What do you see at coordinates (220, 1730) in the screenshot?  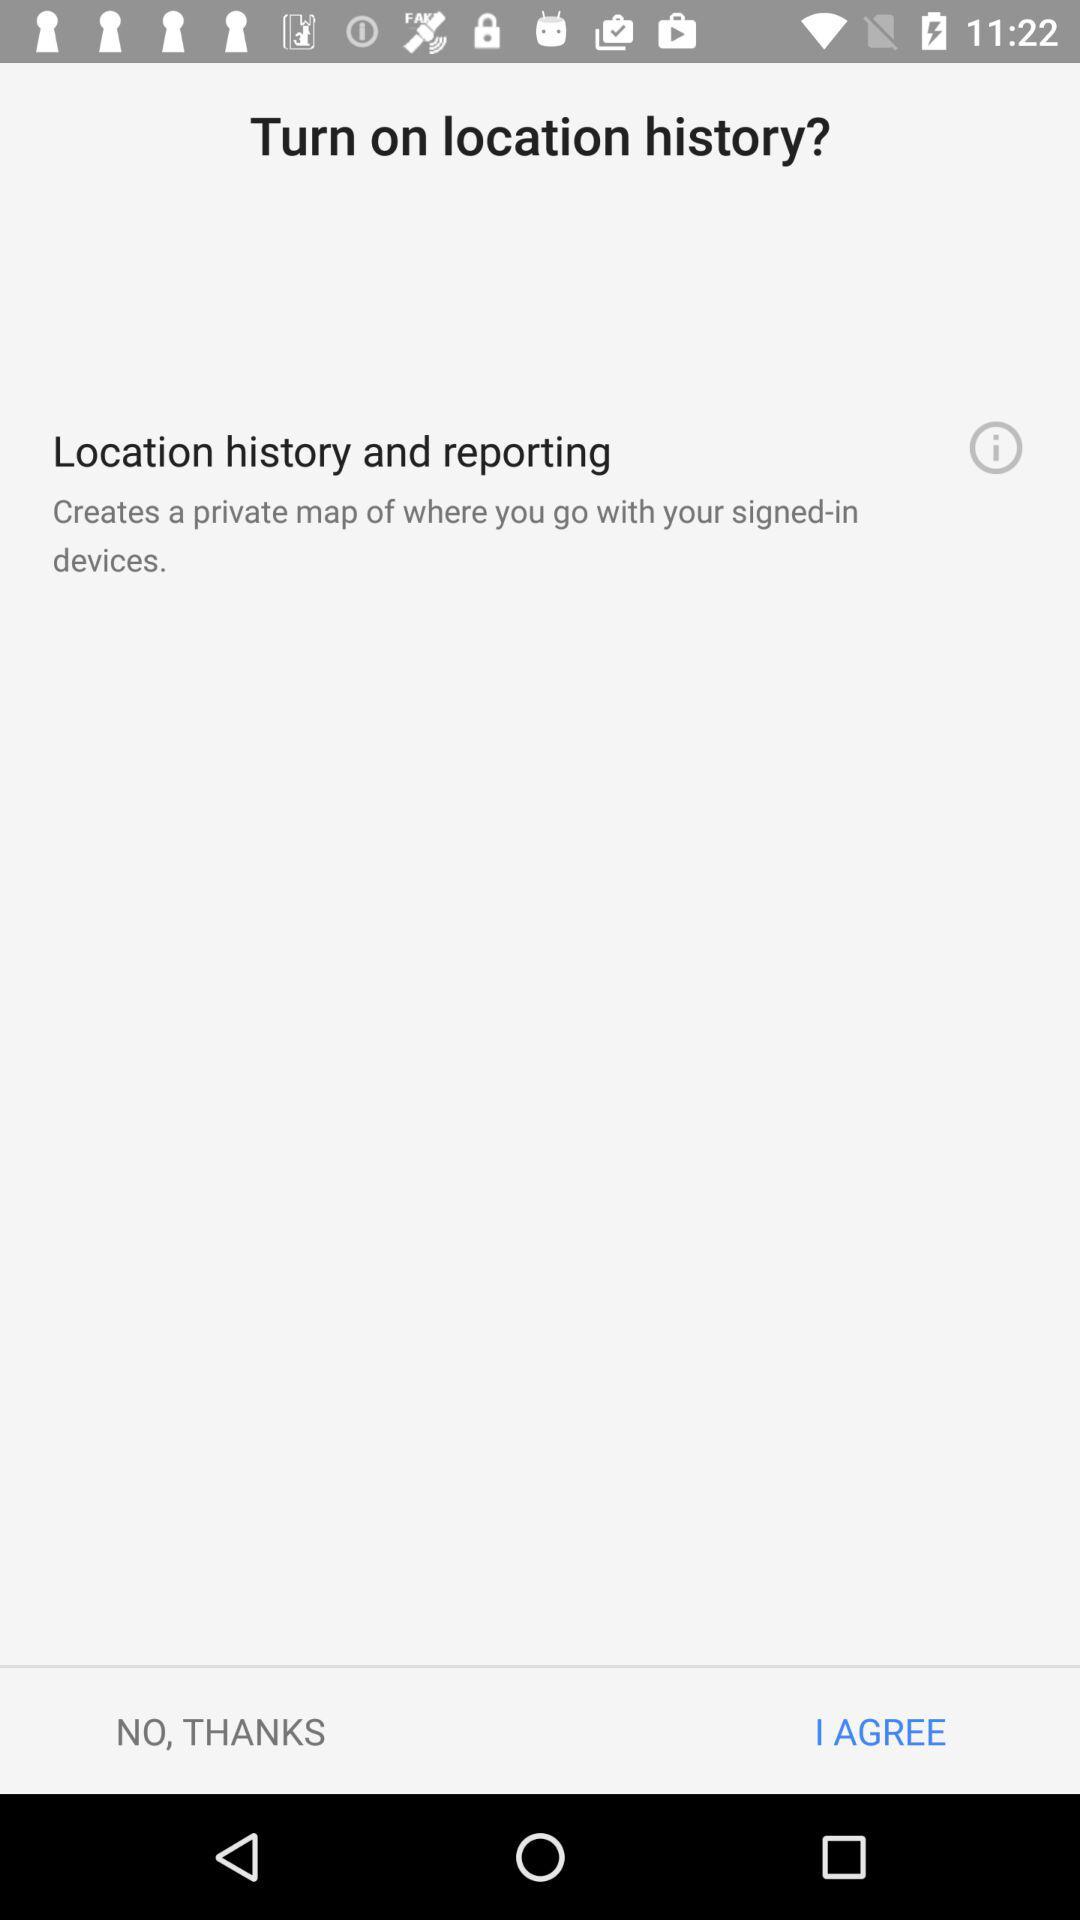 I see `the no, thanks at the bottom left corner` at bounding box center [220, 1730].